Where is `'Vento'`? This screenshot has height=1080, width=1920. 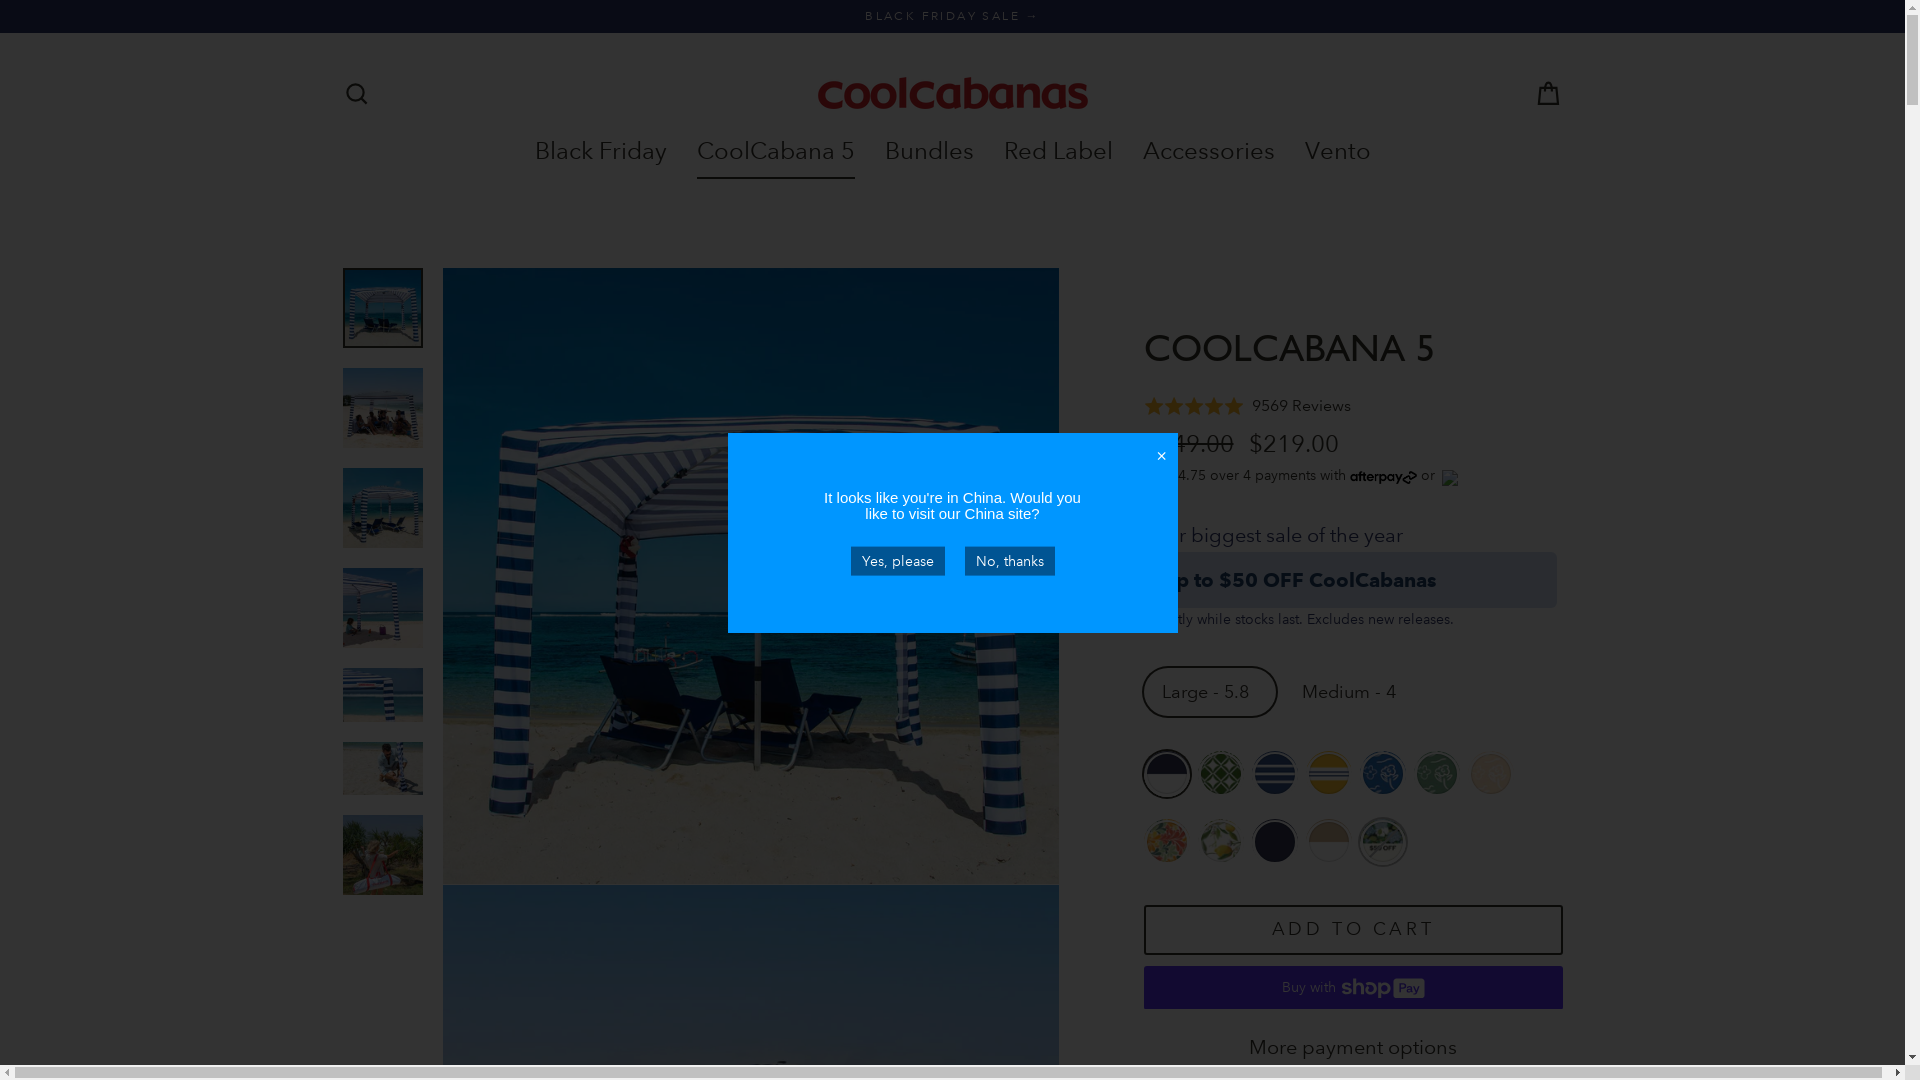
'Vento' is located at coordinates (1338, 149).